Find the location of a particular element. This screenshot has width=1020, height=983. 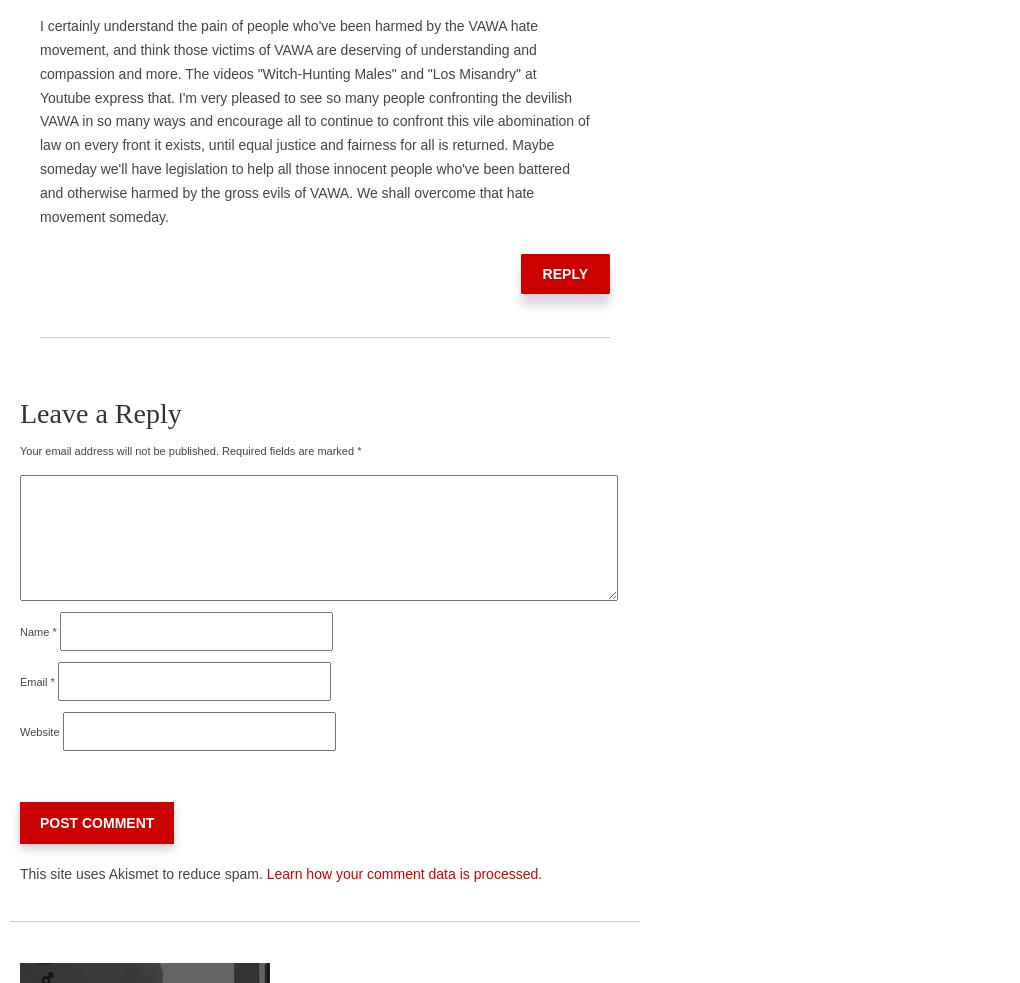

'I certainly understand the pain of people who've been harmed by the VAWA hate movement, and think those victims of VAWA are deserving of understanding and compassion and more.  The videos "Witch-Hunting Males" and "Los Misandry" at Youtube express that.  I'm very pleased to see so many people confronting the devilish VAWA in so many ways and encourage all to continue to confront this vile abomination of law on every front it exists, until equal justice and fairness for all is returned.  Maybe someday we'll have legislation to help all those innocent people who've been battered and otherwise harmed by the gross evils of VAWA.  We shall overcome that hate movement someday.' is located at coordinates (314, 120).